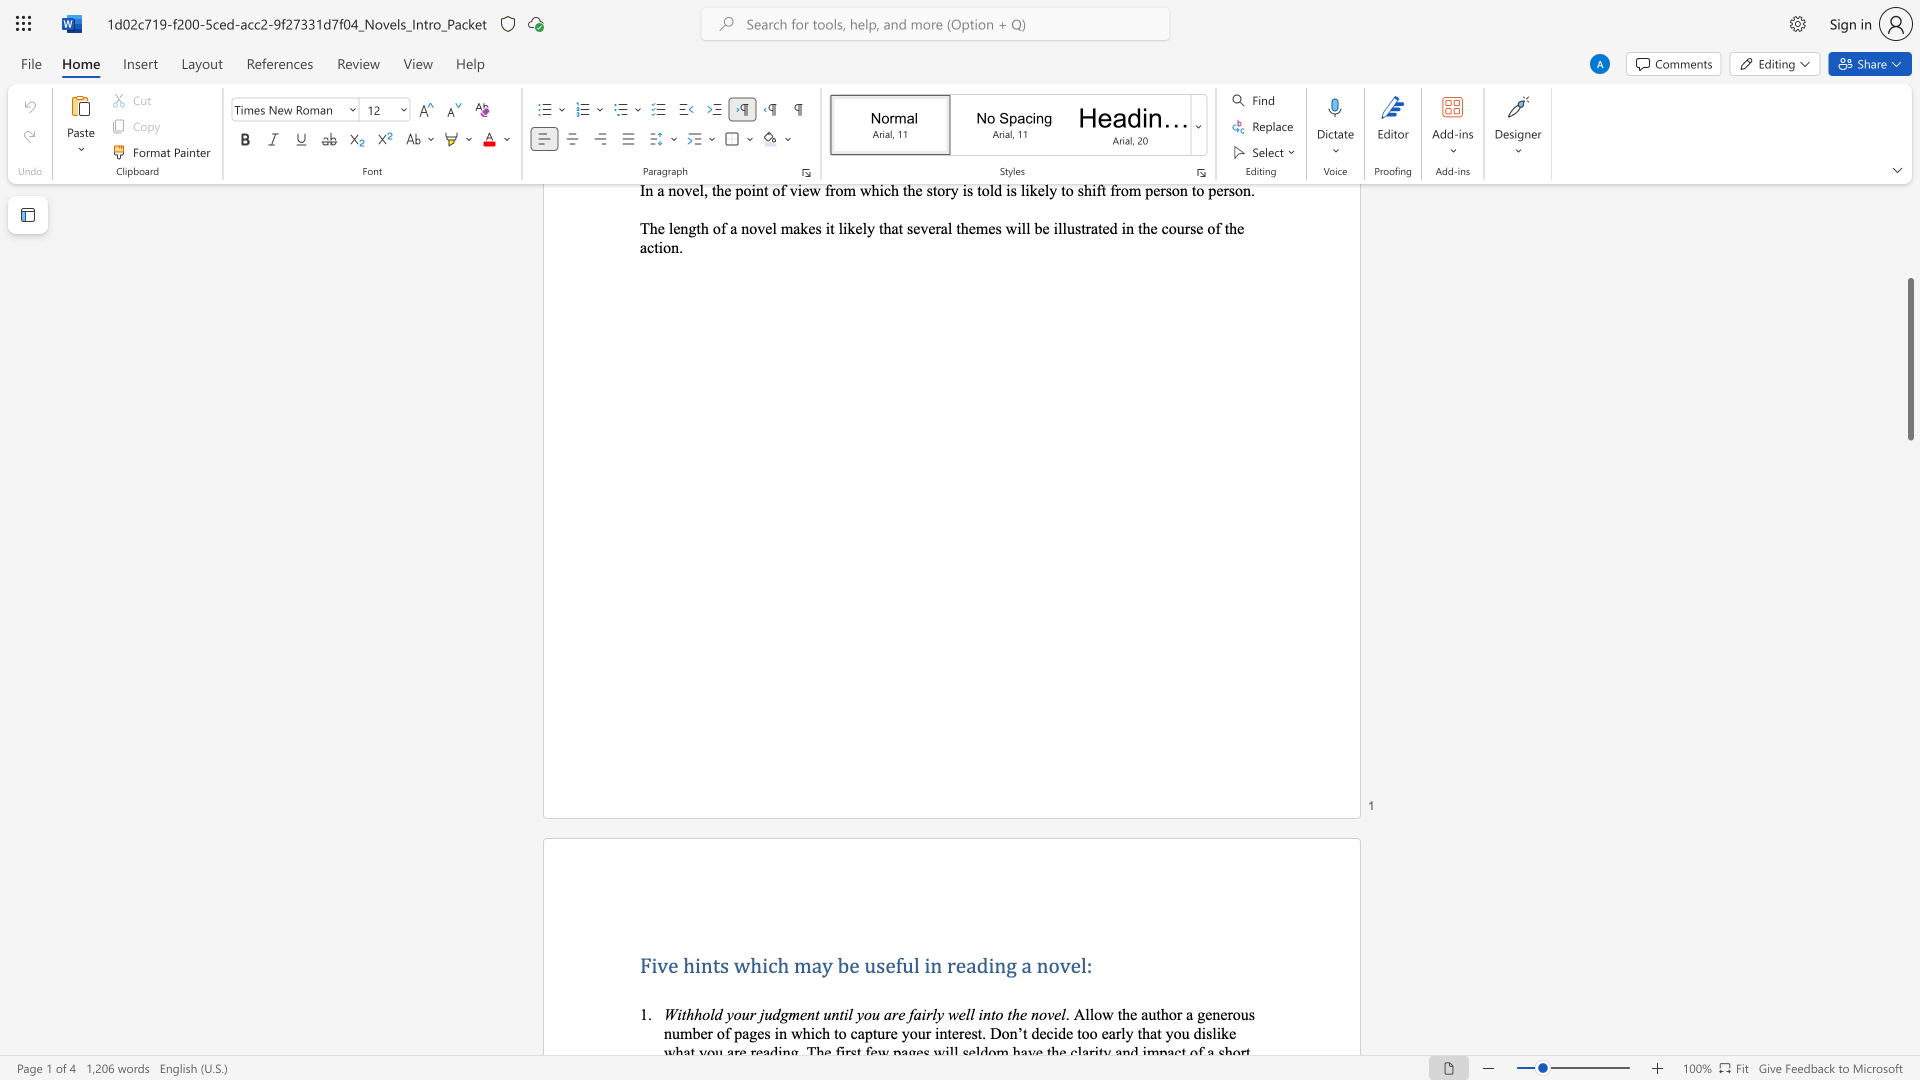 This screenshot has height=1080, width=1920. Describe the element at coordinates (1909, 358) in the screenshot. I see `the scrollbar and move up 290 pixels` at that location.